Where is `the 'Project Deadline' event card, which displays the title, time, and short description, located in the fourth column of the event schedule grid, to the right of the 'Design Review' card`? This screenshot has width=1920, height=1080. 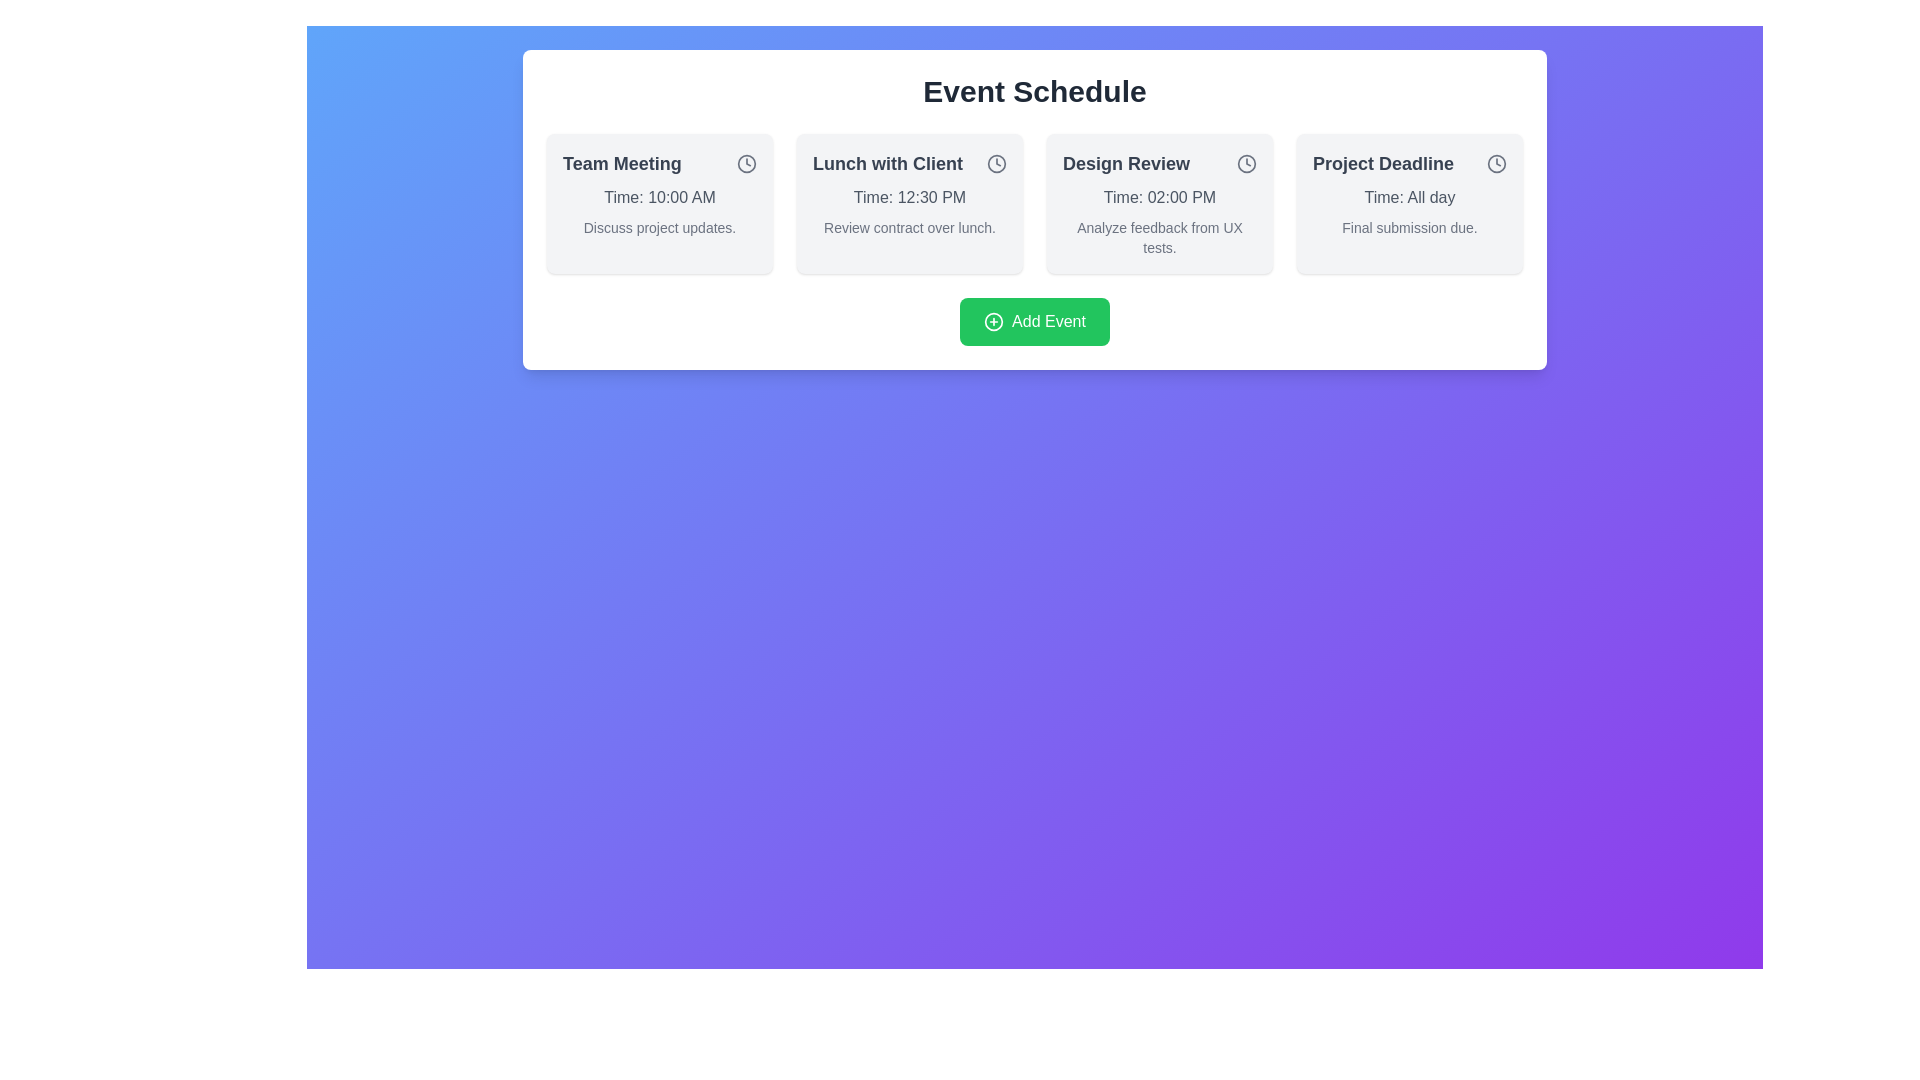 the 'Project Deadline' event card, which displays the title, time, and short description, located in the fourth column of the event schedule grid, to the right of the 'Design Review' card is located at coordinates (1409, 204).